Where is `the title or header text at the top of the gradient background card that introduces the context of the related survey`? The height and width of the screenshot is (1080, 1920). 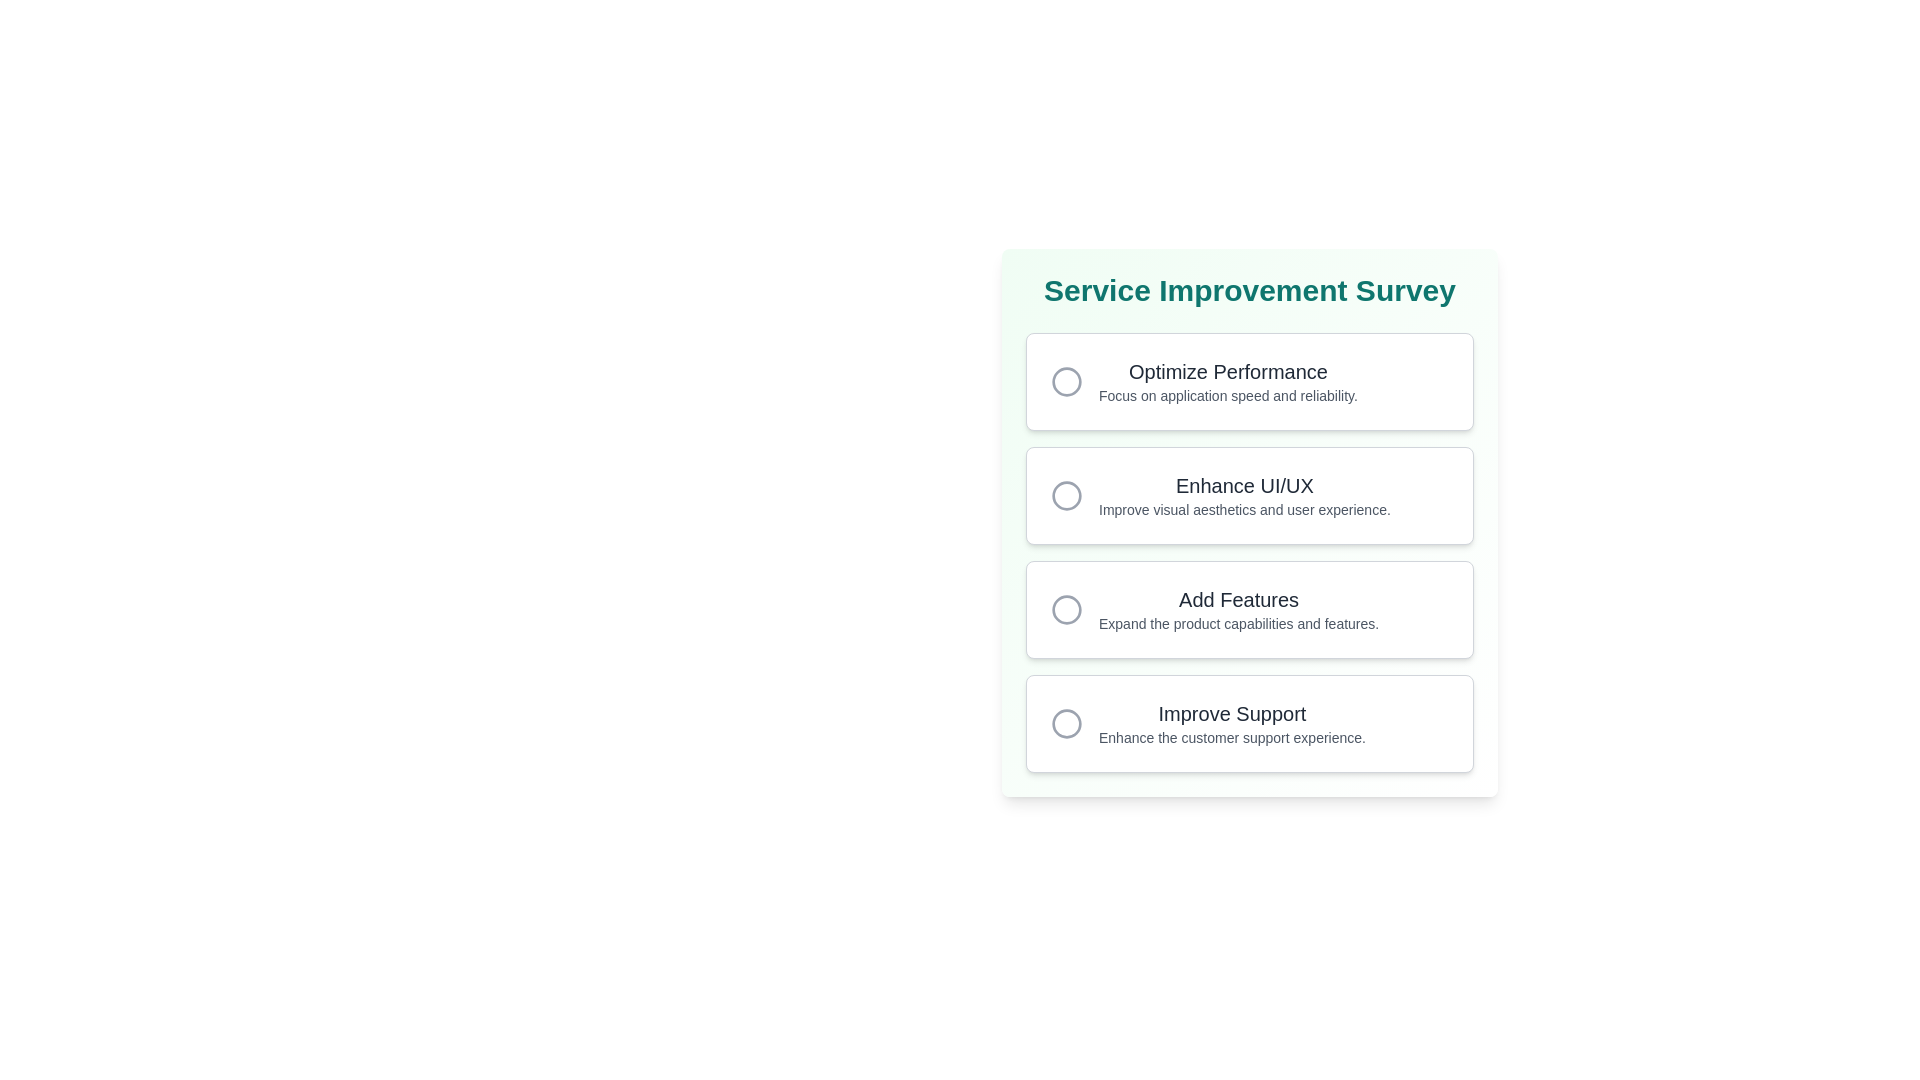 the title or header text at the top of the gradient background card that introduces the context of the related survey is located at coordinates (1248, 290).